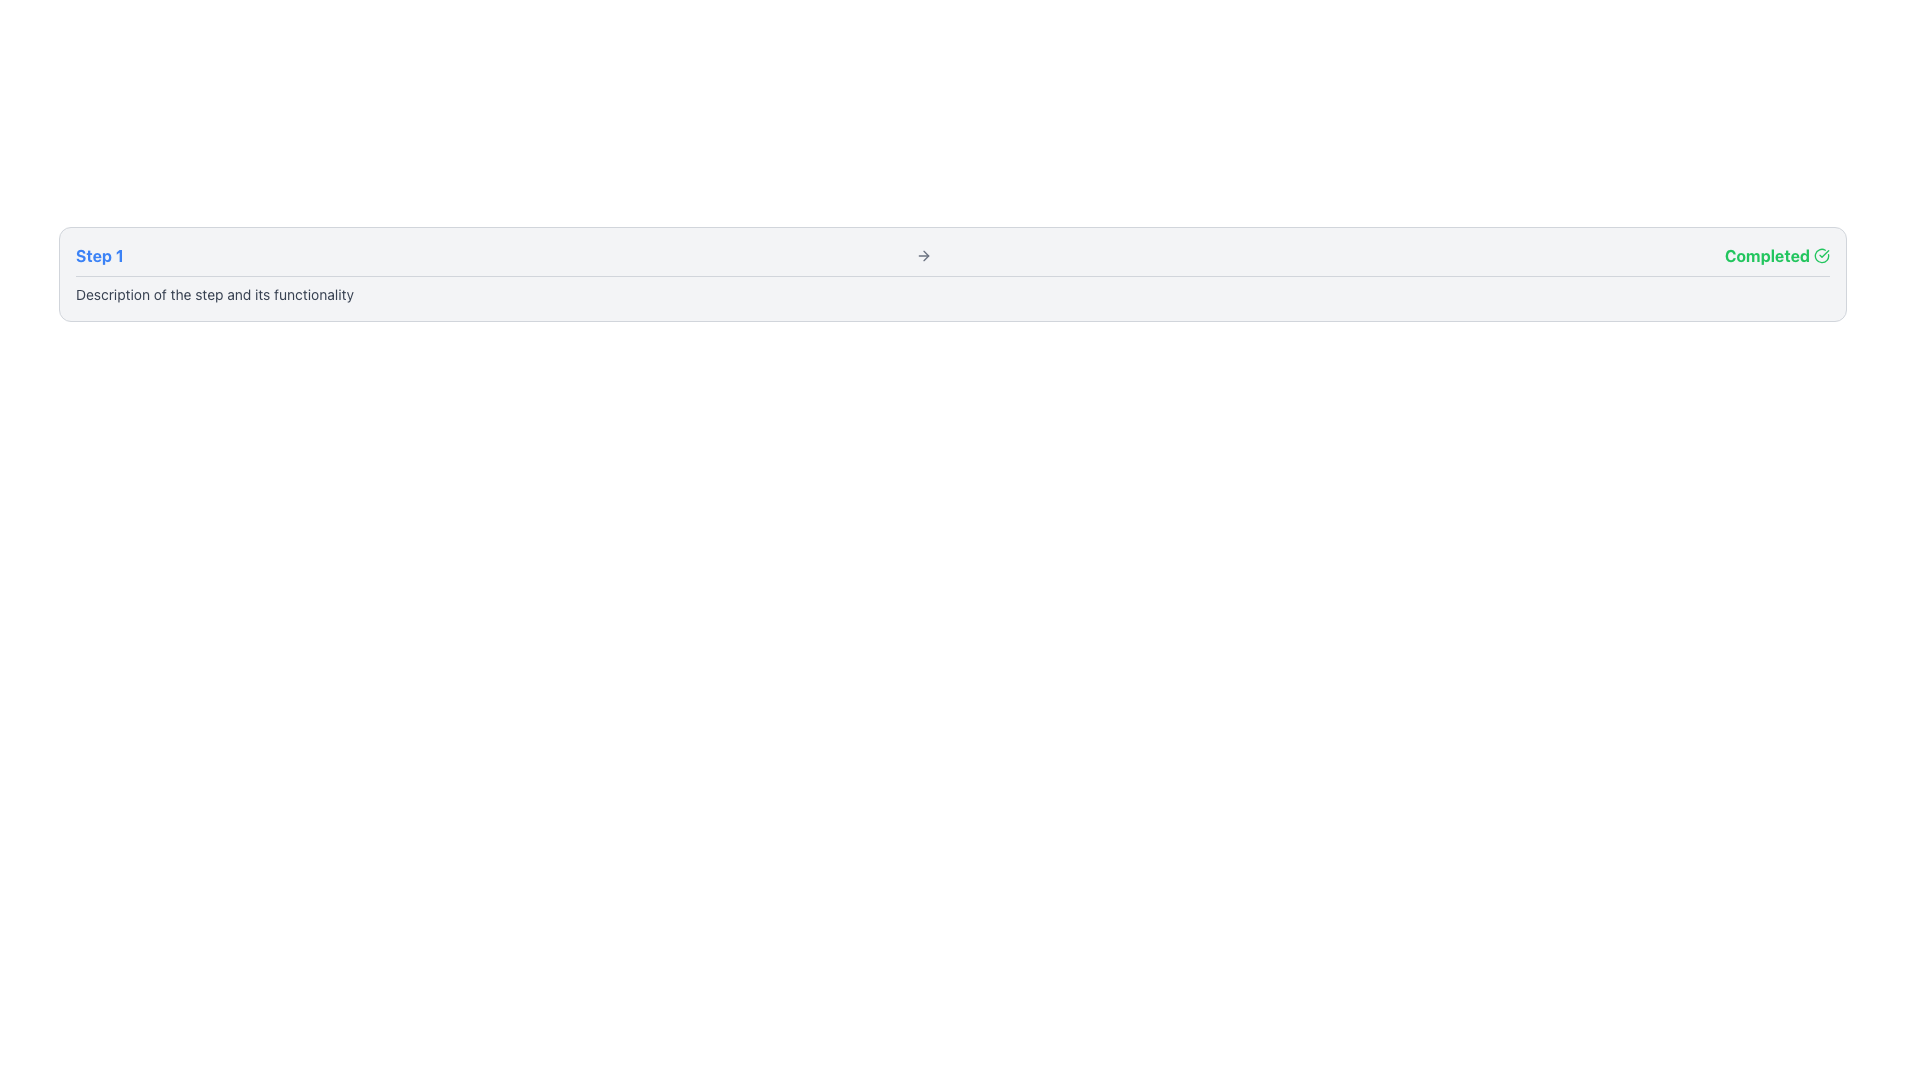 The height and width of the screenshot is (1080, 1920). What do you see at coordinates (215, 294) in the screenshot?
I see `the text label that reads 'Description of the step and its functionality', which is styled in a smaller gray font and is positioned to the right of the 'Step 1' label` at bounding box center [215, 294].